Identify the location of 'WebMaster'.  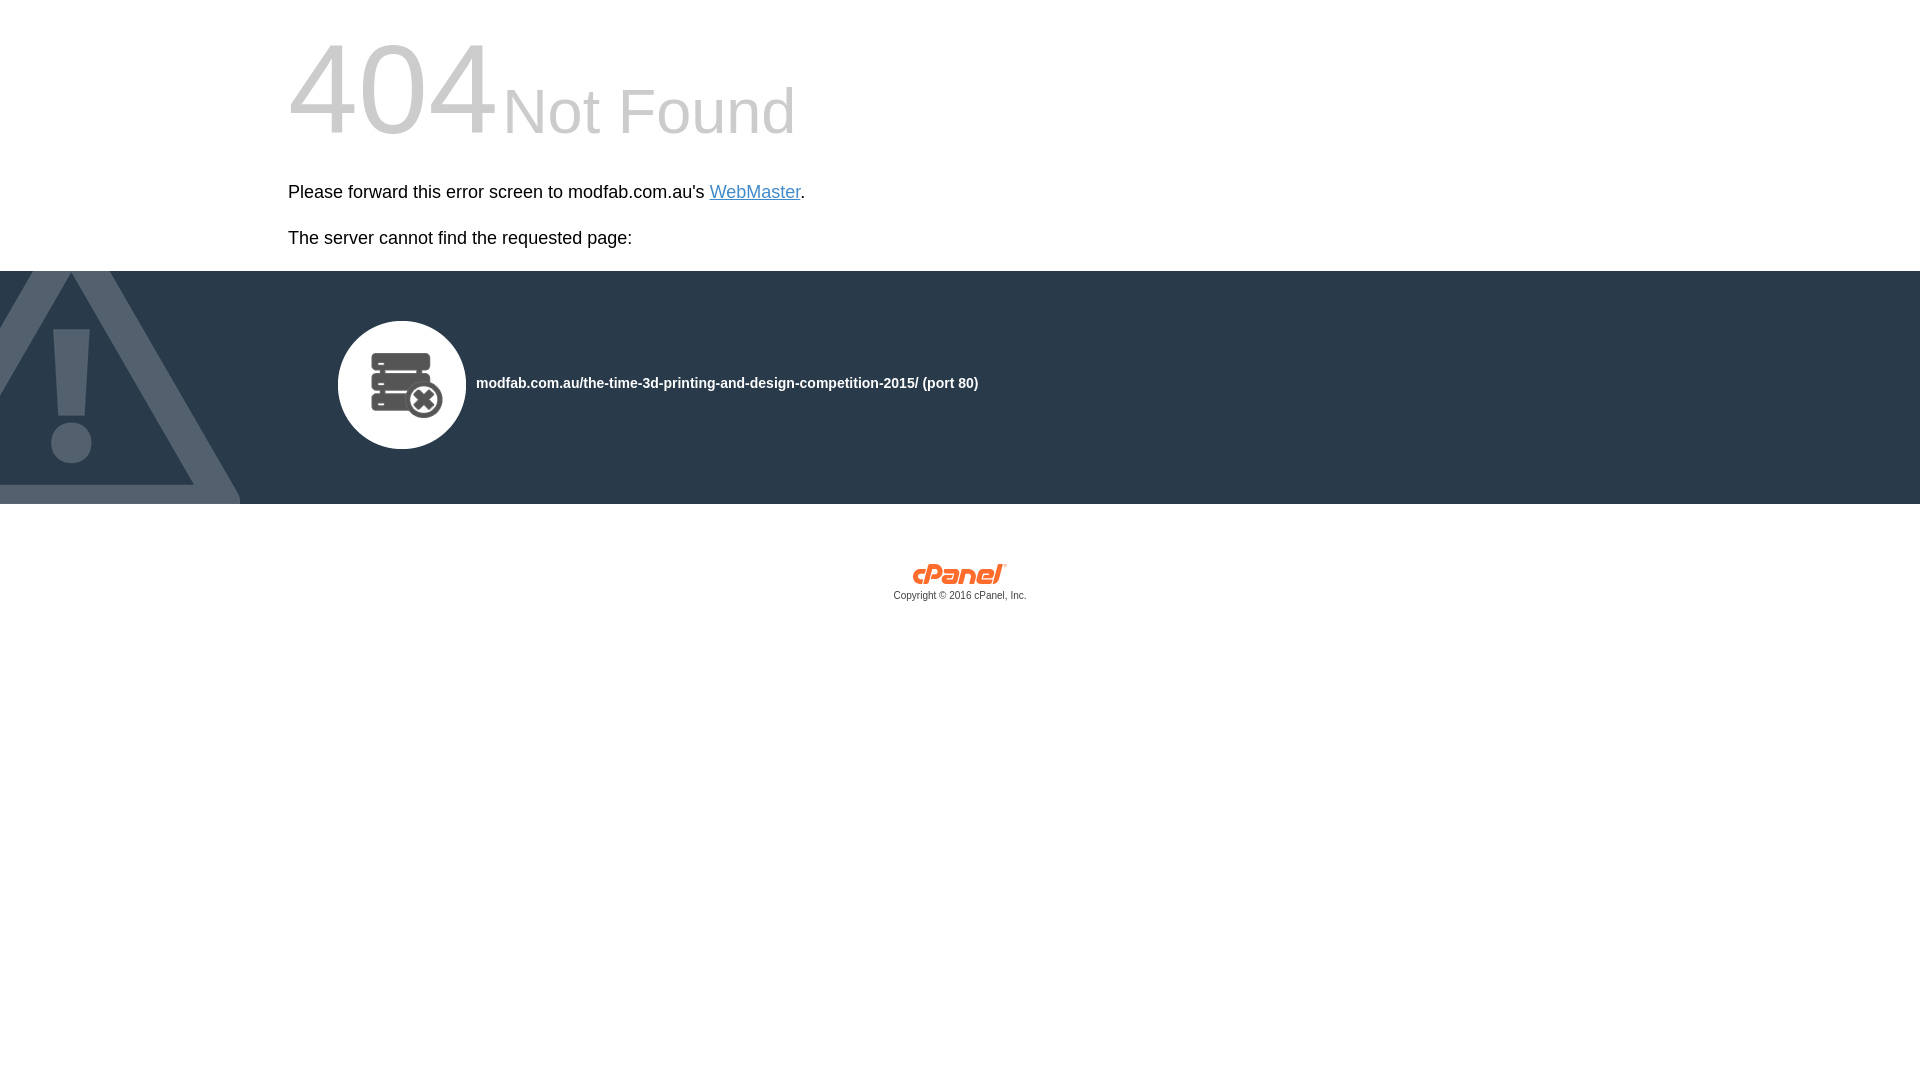
(754, 192).